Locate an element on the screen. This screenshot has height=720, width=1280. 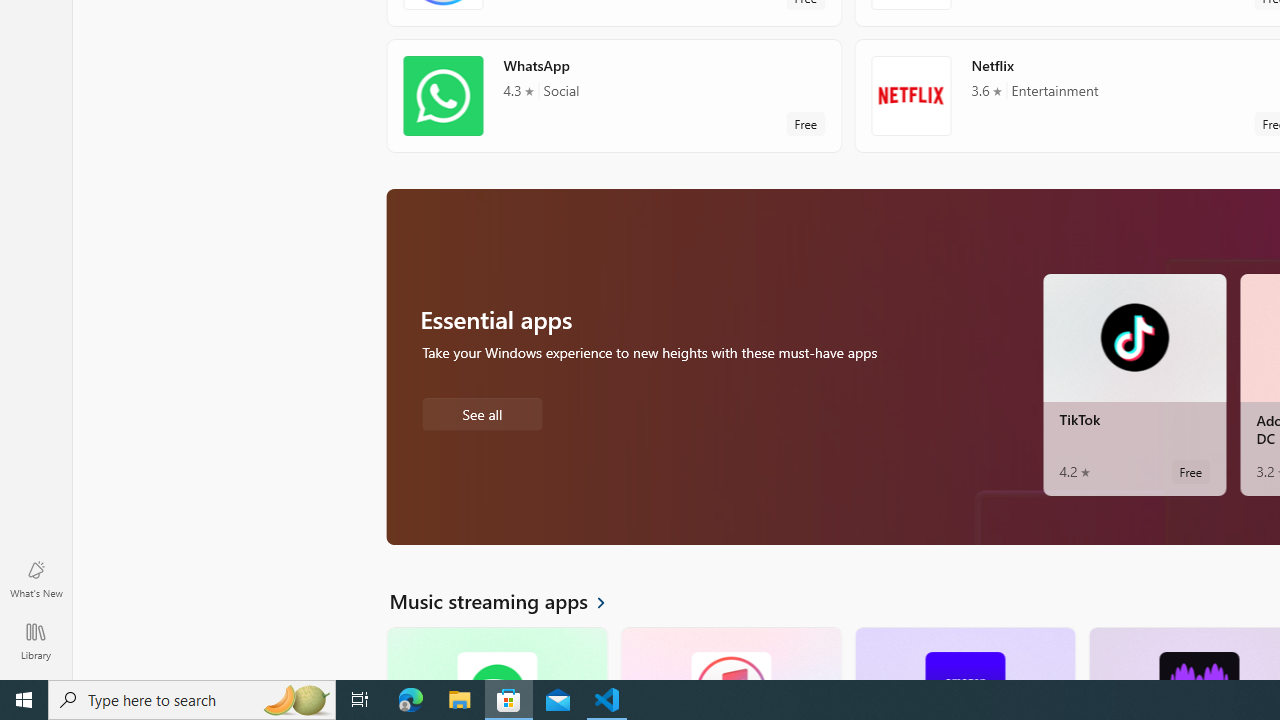
'Library' is located at coordinates (35, 640).